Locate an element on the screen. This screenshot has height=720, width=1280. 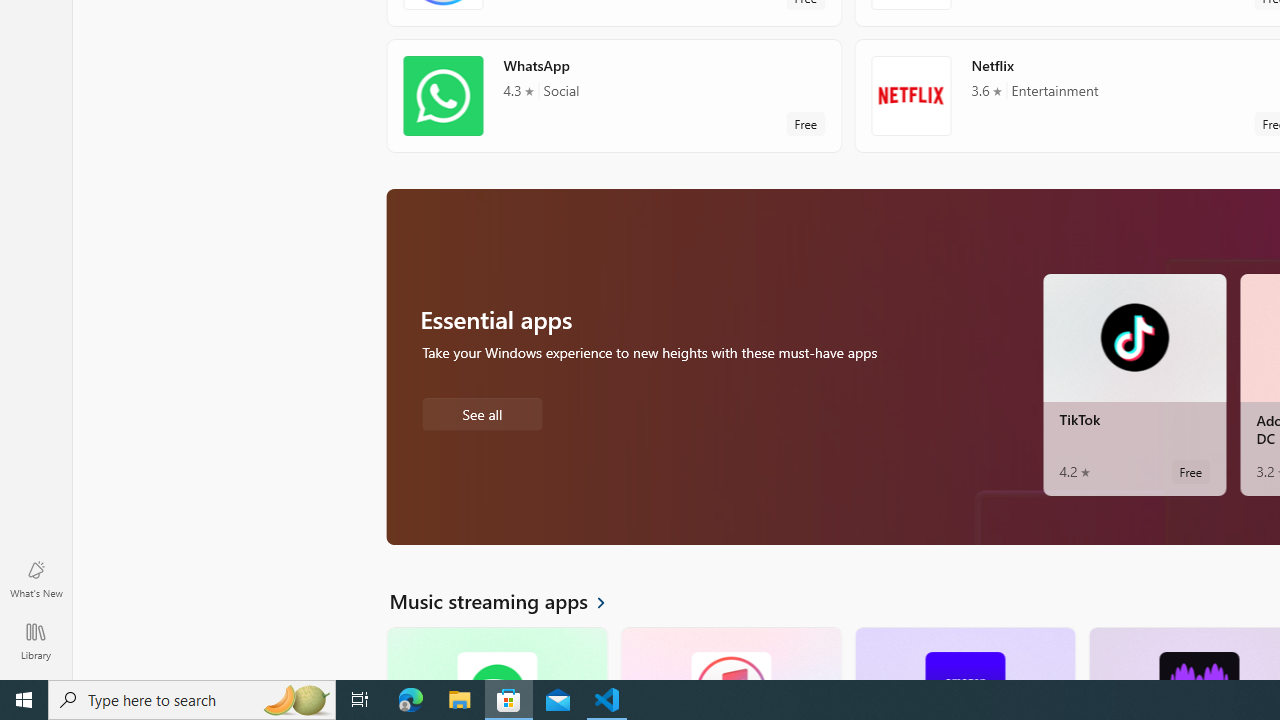
'Library' is located at coordinates (35, 640).